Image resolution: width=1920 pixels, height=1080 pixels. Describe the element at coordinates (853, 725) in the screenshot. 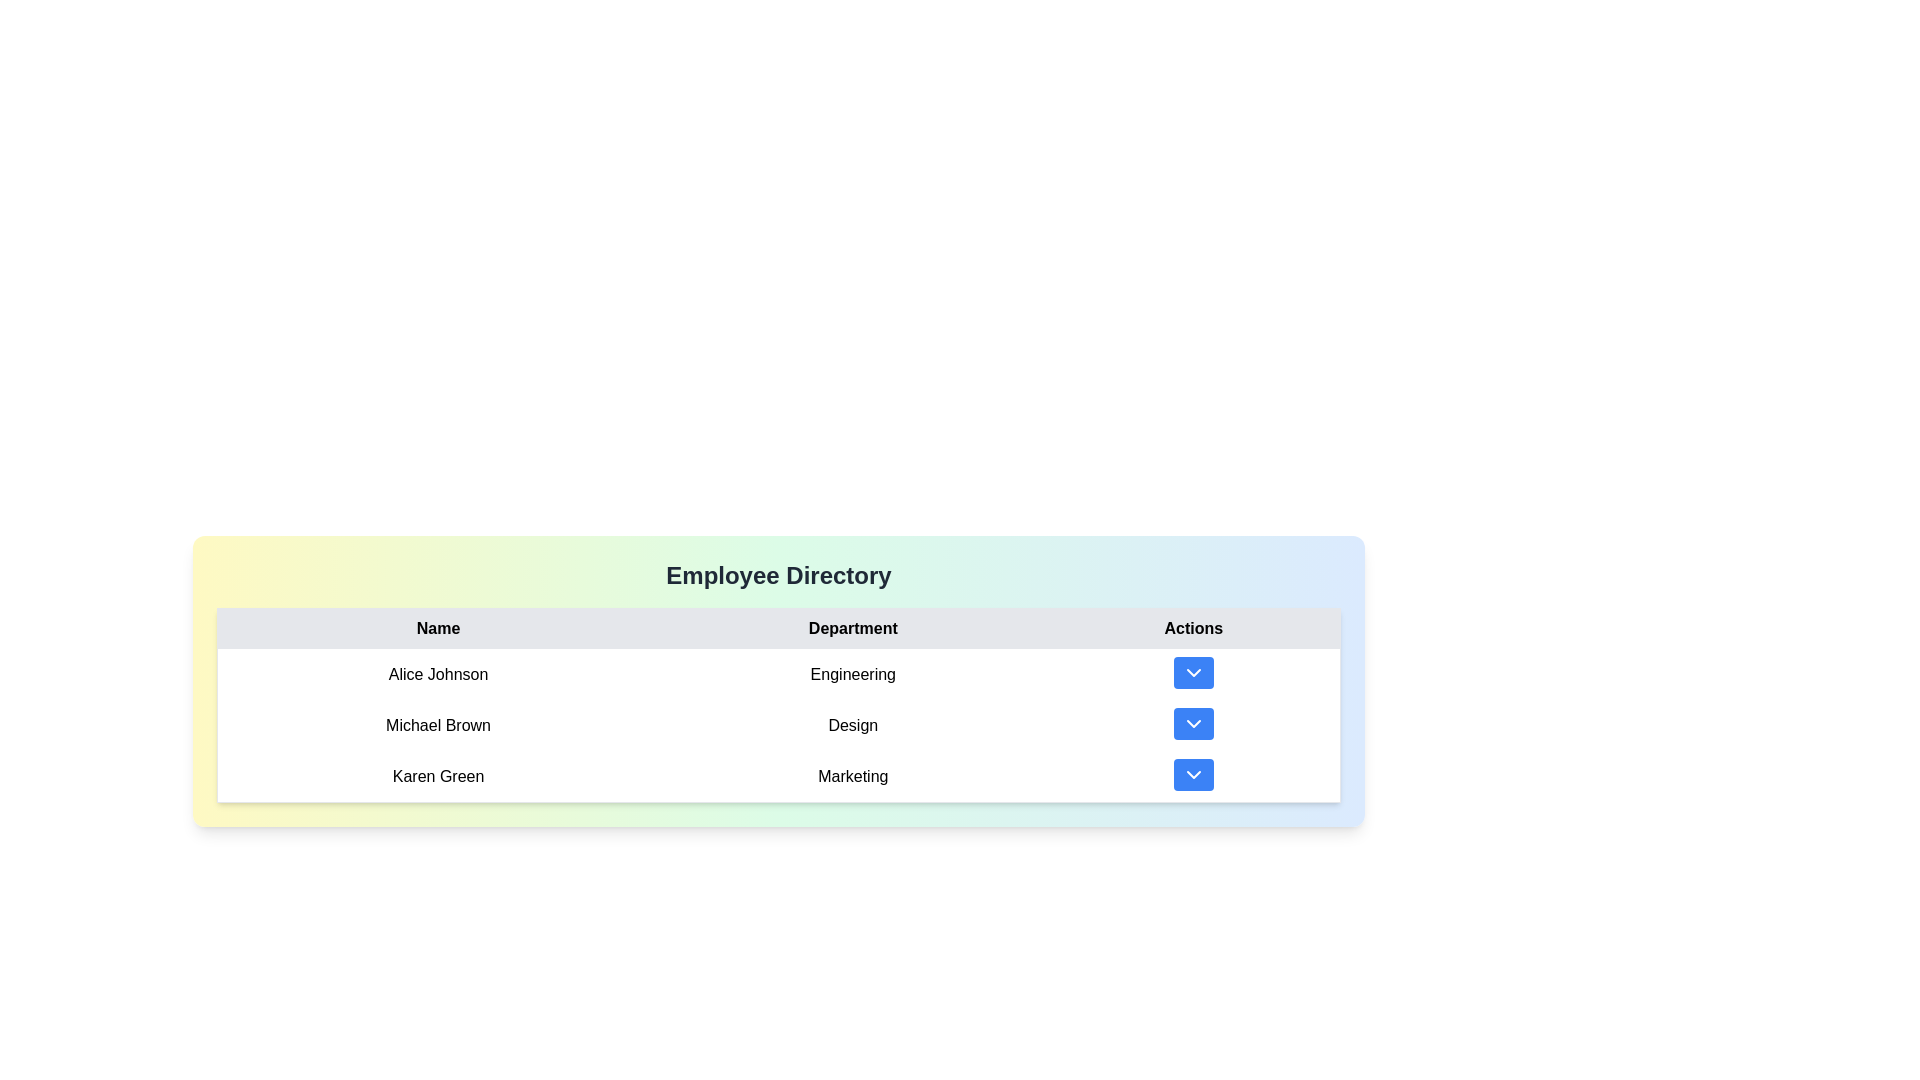

I see `the text label displaying 'Design' in the Department column for the row associated with 'Michael Brown', positioned between 'Engineering' and 'Marketing'` at that location.